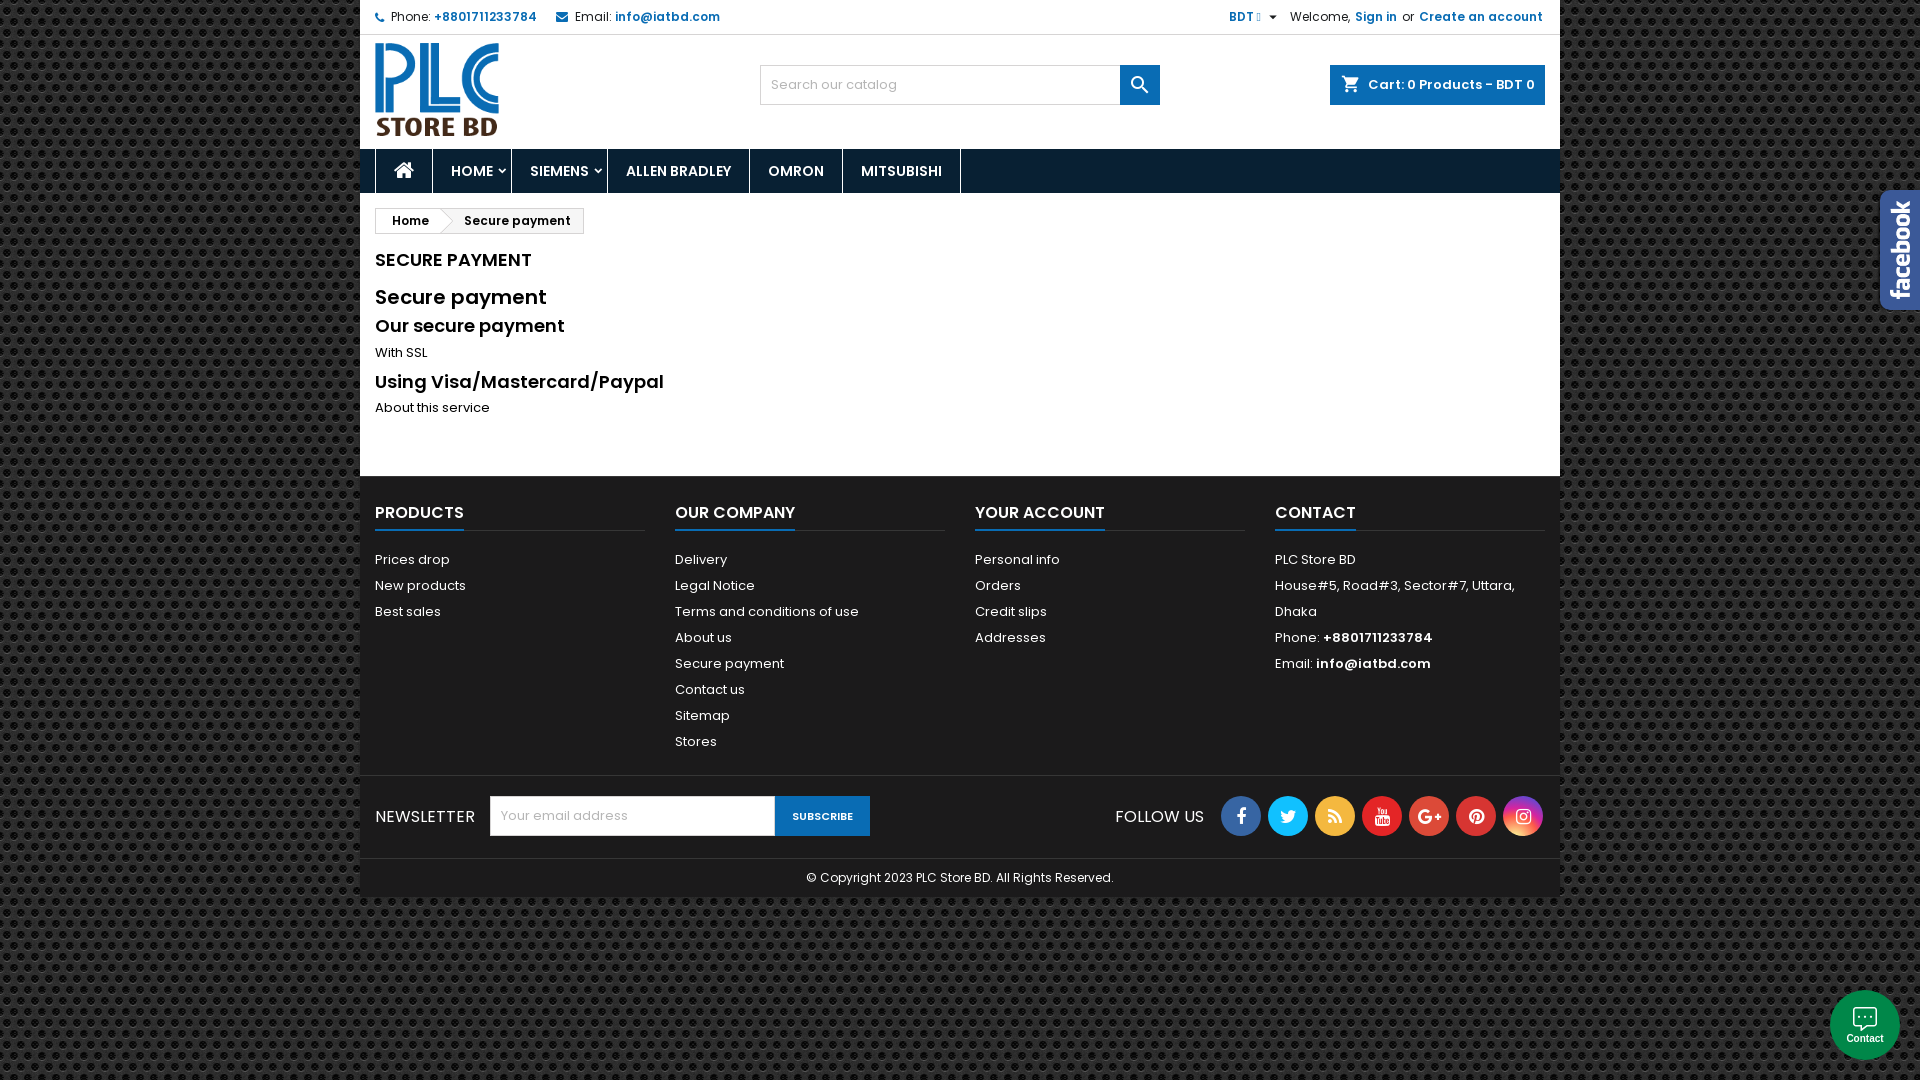 This screenshot has width=1920, height=1080. I want to click on 'About us', so click(675, 637).